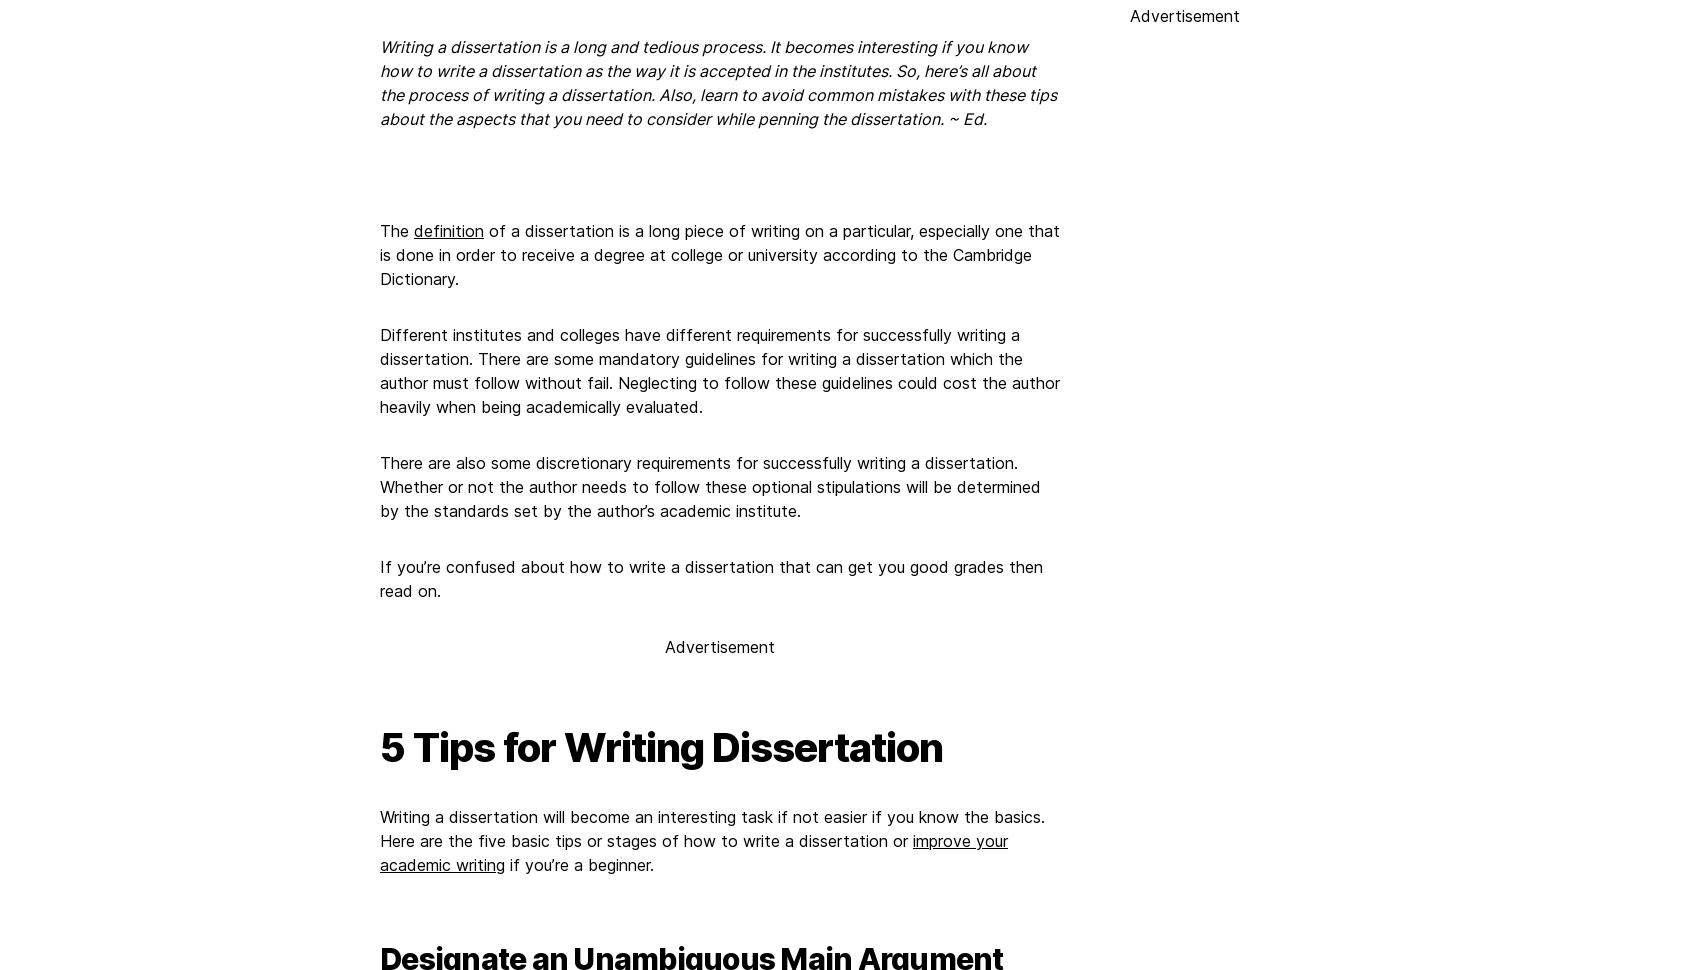 The height and width of the screenshot is (970, 1700). I want to click on 'If you’re confused about how to write a dissertation that can get you good grades then read on.', so click(378, 577).